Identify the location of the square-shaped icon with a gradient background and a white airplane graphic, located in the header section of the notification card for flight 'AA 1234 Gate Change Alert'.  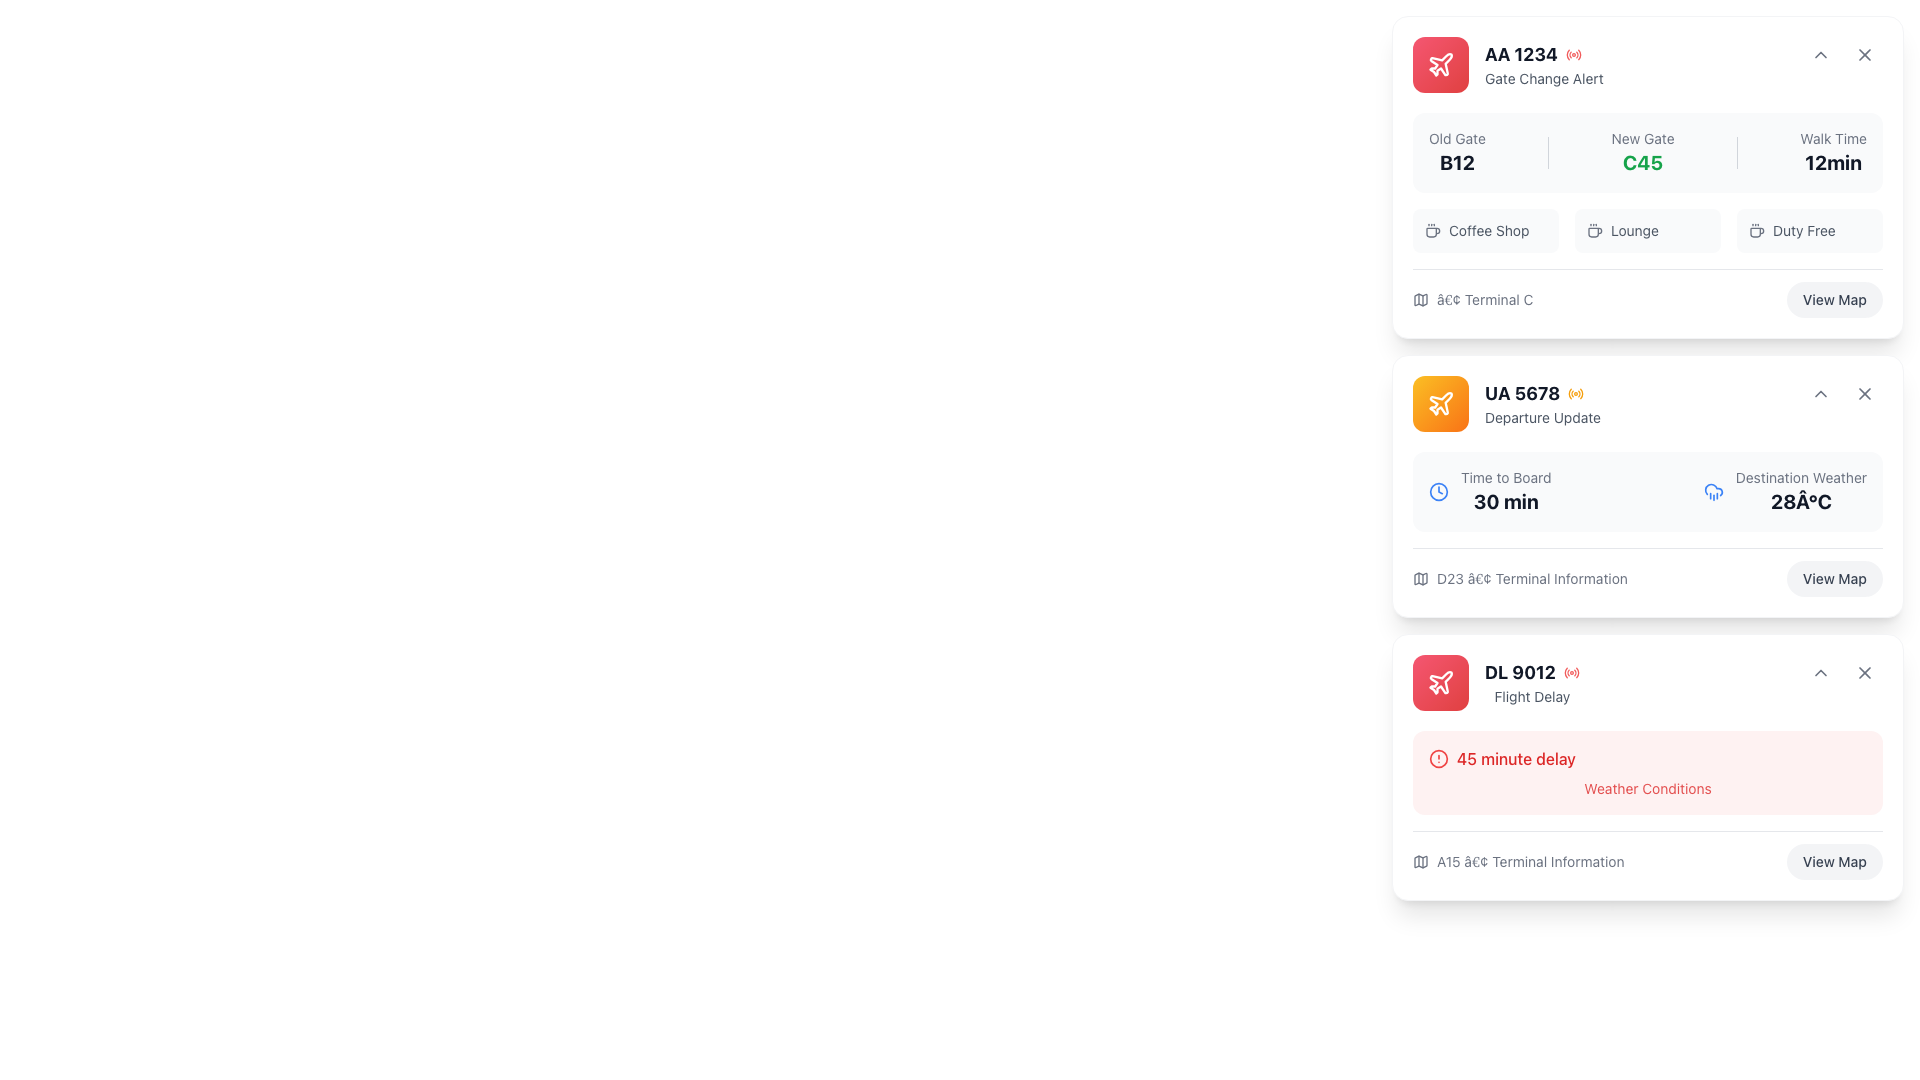
(1440, 64).